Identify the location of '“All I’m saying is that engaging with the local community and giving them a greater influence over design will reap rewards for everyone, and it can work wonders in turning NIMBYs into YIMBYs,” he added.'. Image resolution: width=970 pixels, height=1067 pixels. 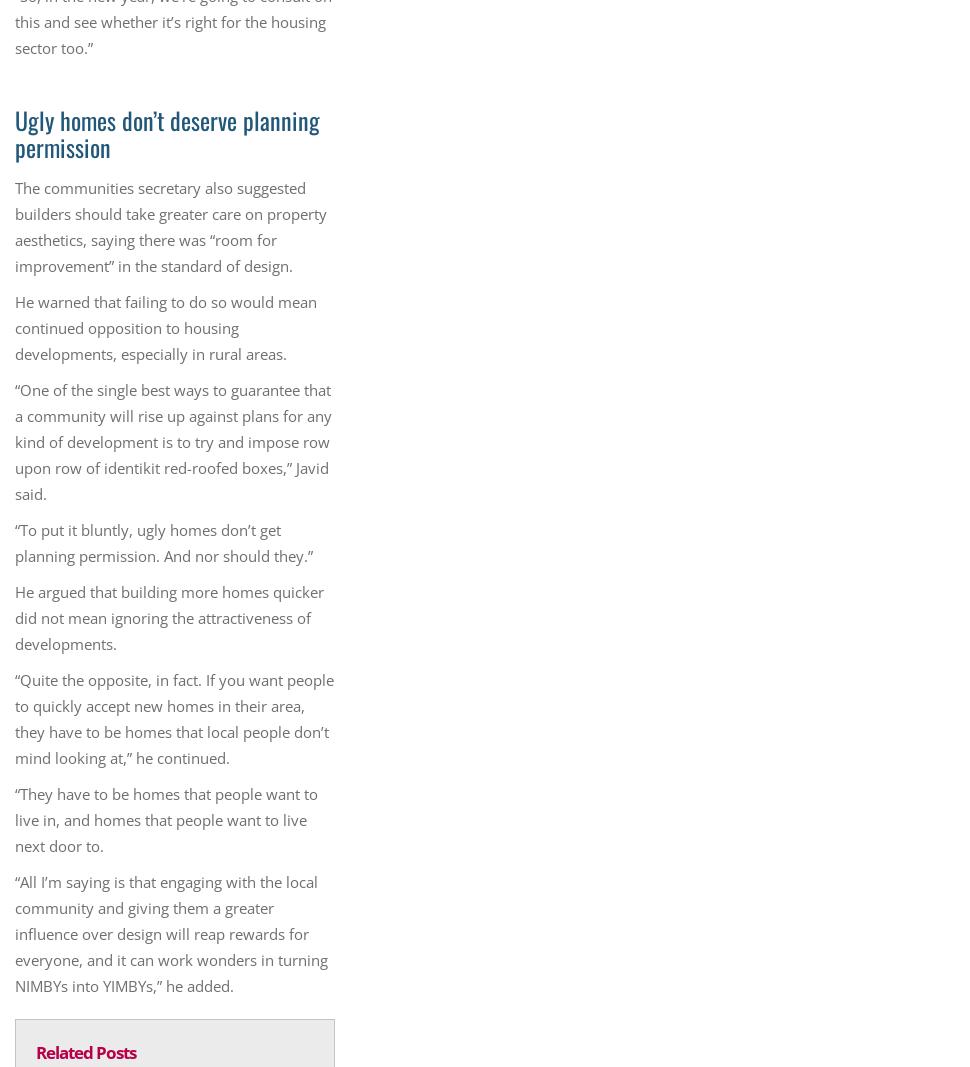
(170, 934).